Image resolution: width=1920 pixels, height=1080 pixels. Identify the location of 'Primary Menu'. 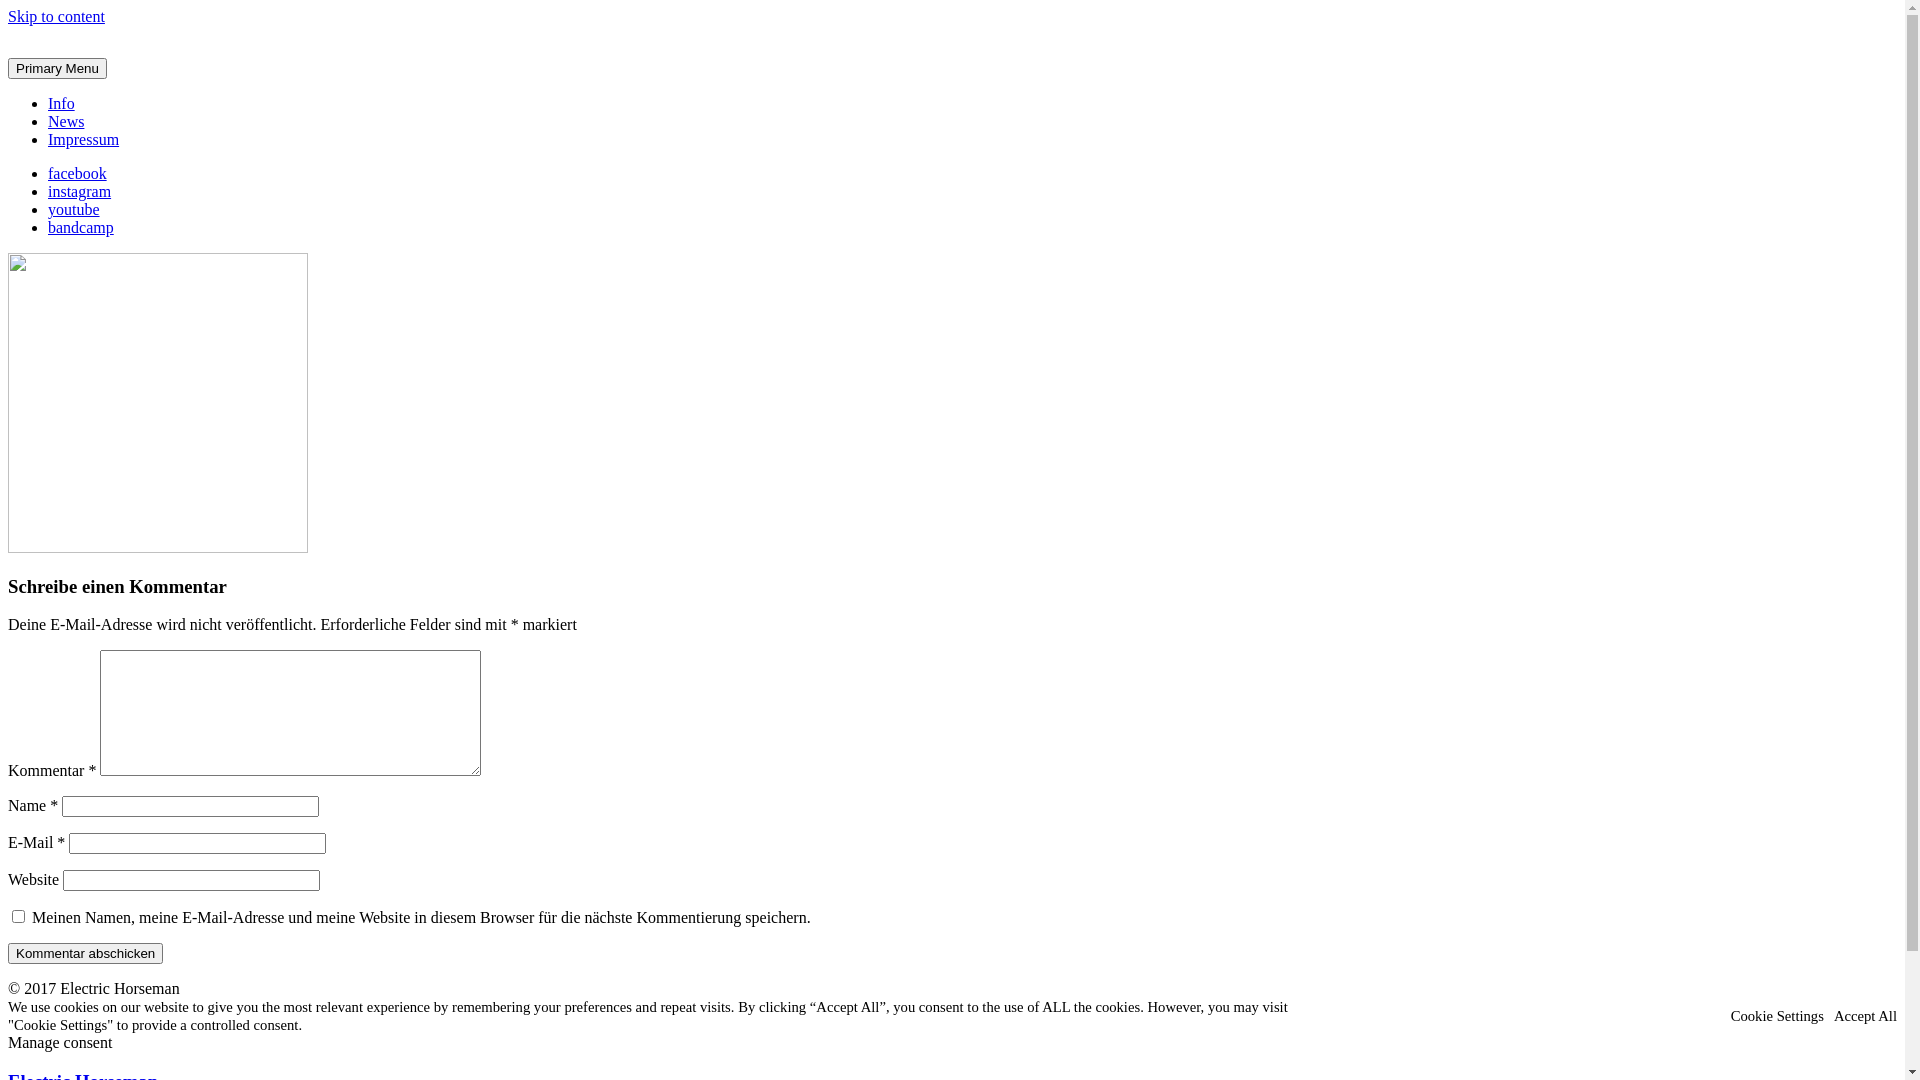
(8, 67).